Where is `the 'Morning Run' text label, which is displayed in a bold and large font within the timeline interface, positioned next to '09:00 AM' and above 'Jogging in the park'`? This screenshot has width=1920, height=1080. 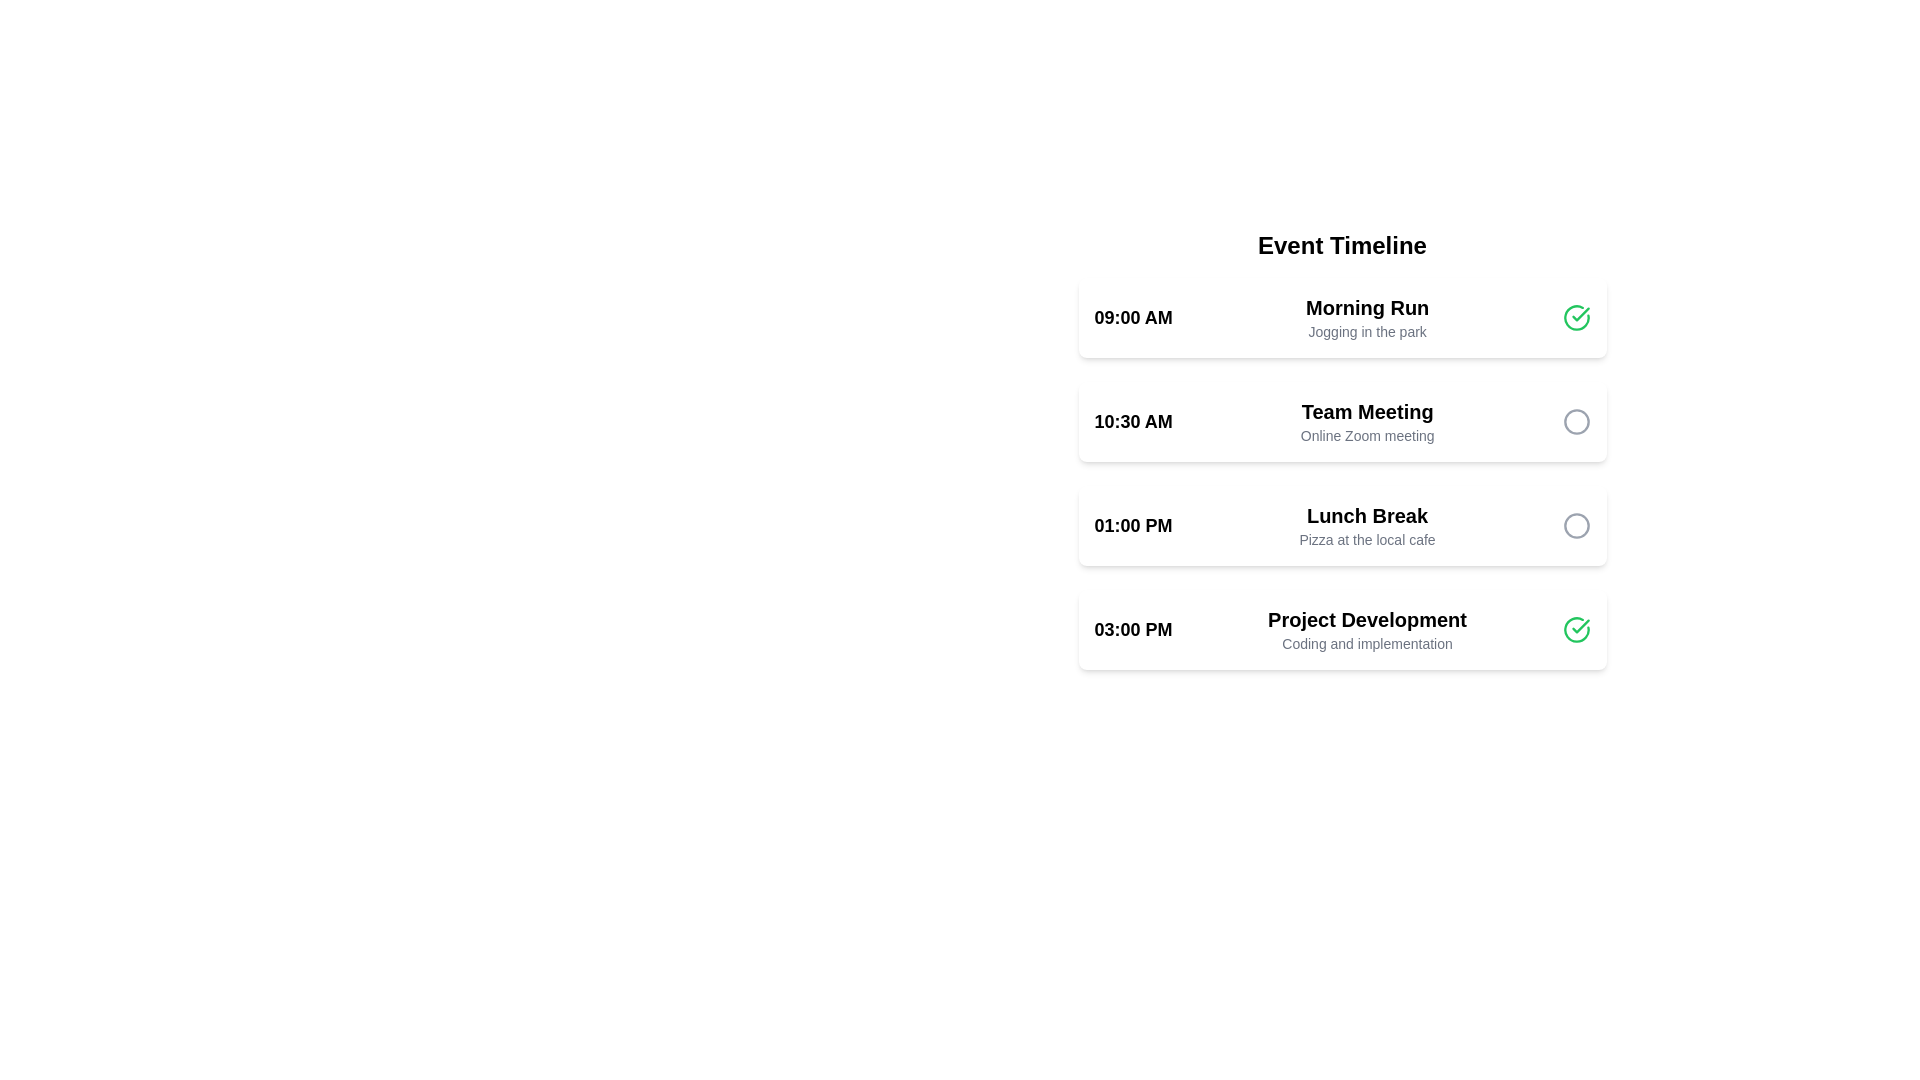 the 'Morning Run' text label, which is displayed in a bold and large font within the timeline interface, positioned next to '09:00 AM' and above 'Jogging in the park' is located at coordinates (1366, 308).